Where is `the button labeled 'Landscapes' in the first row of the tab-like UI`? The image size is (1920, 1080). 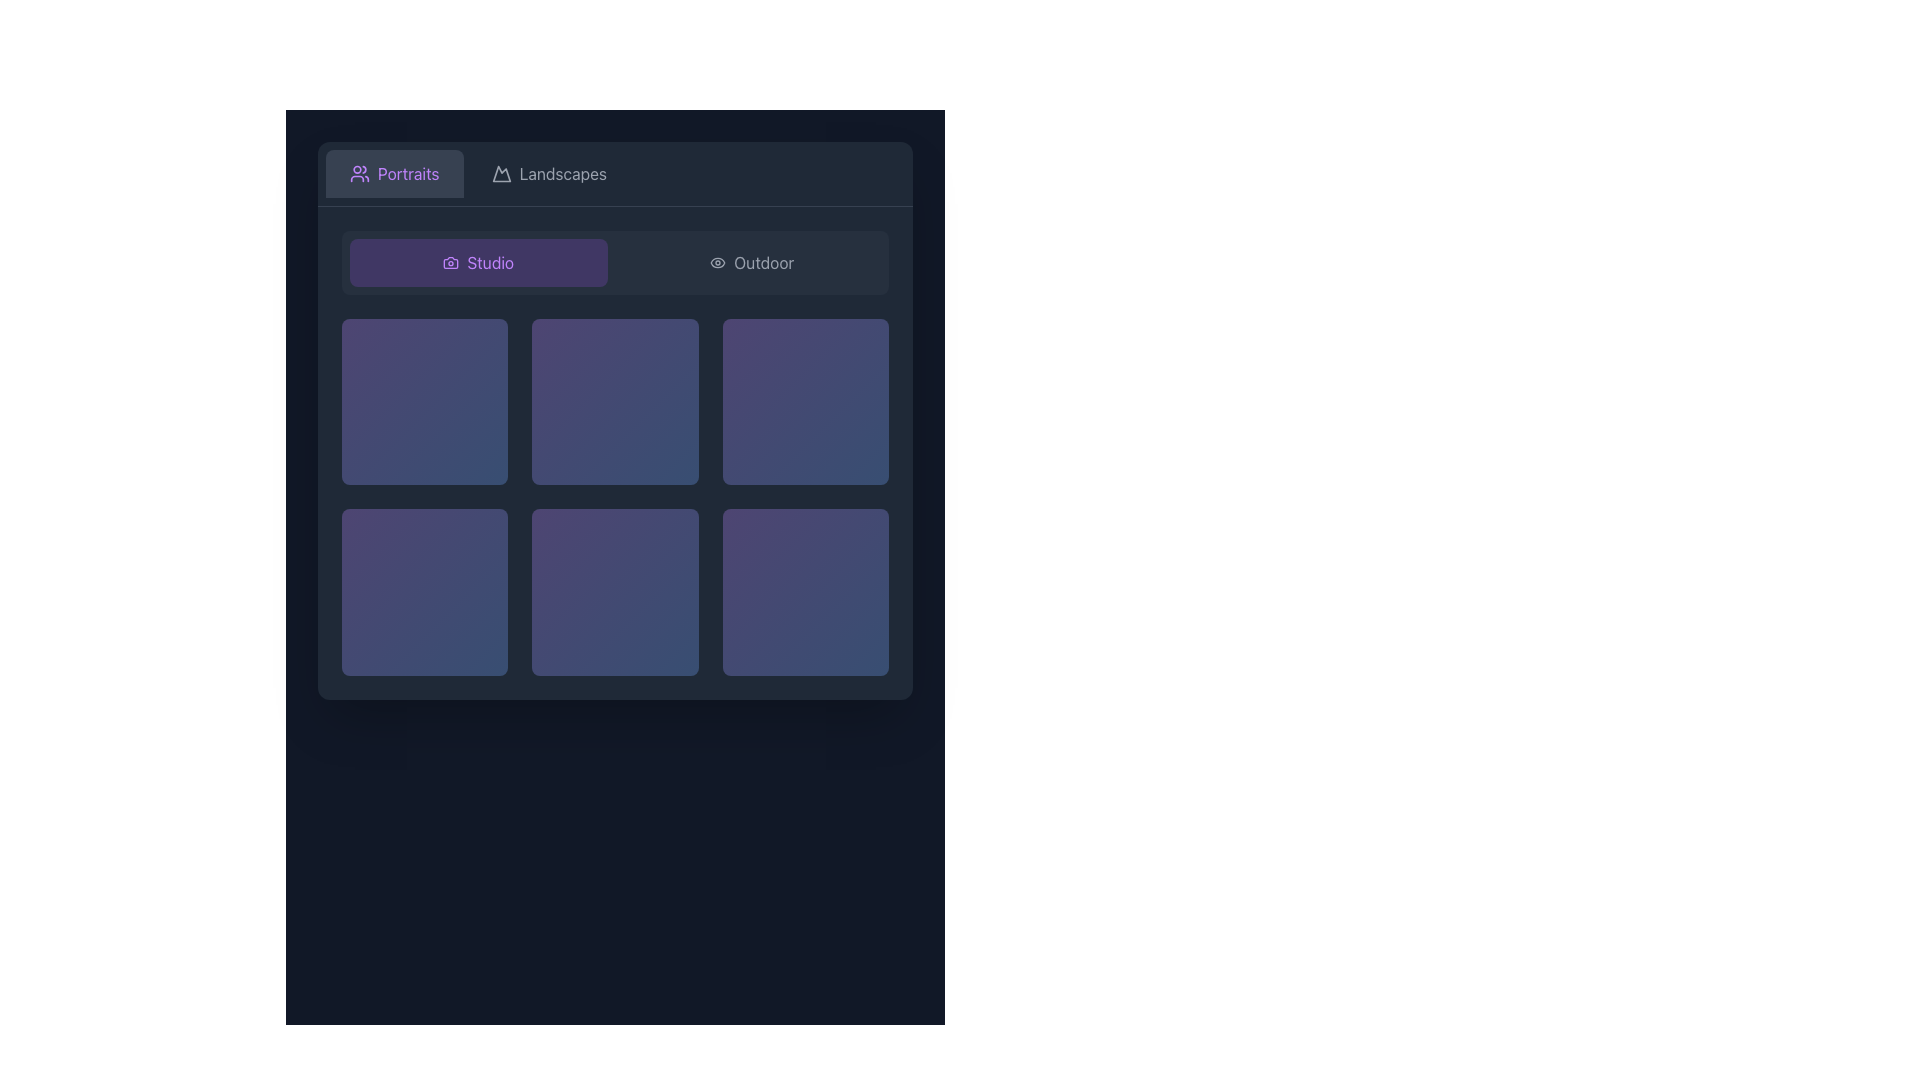
the button labeled 'Landscapes' in the first row of the tab-like UI is located at coordinates (549, 172).